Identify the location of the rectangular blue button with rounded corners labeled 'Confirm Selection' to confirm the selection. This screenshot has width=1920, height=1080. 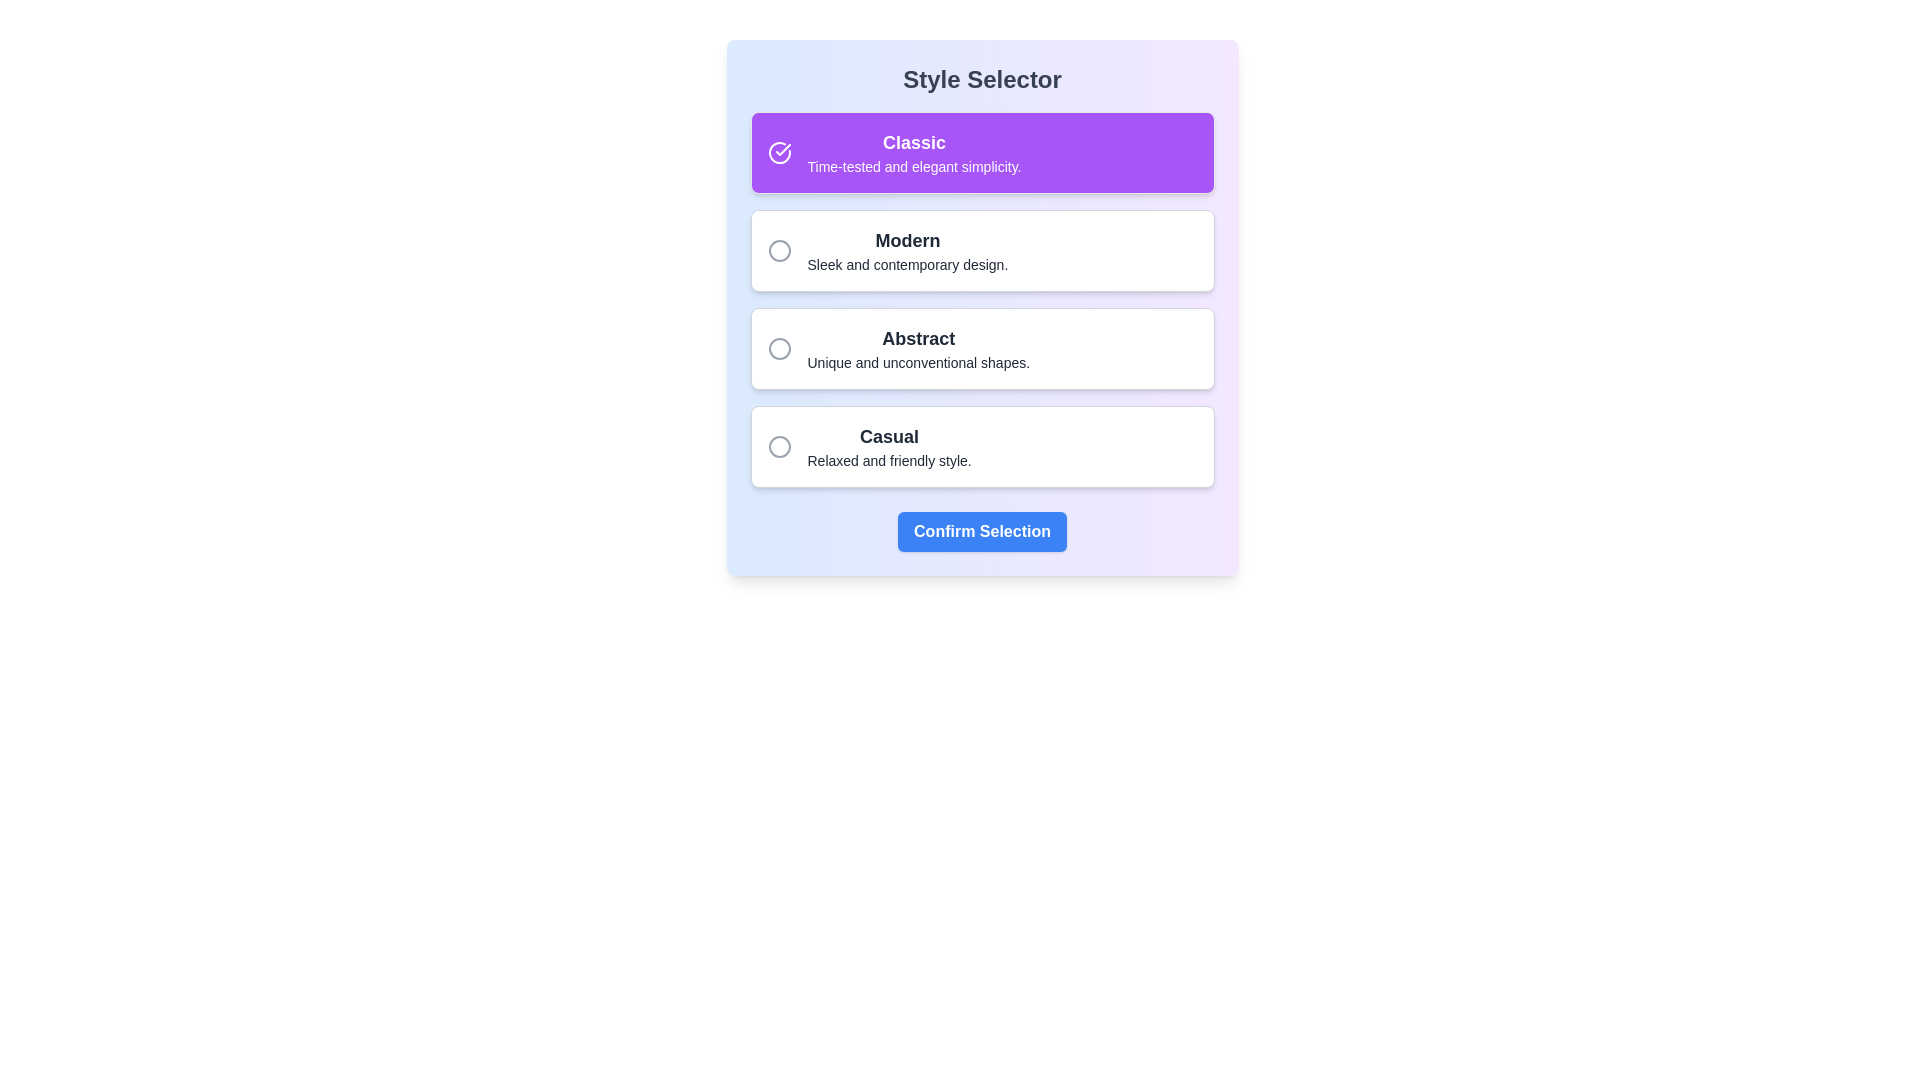
(982, 531).